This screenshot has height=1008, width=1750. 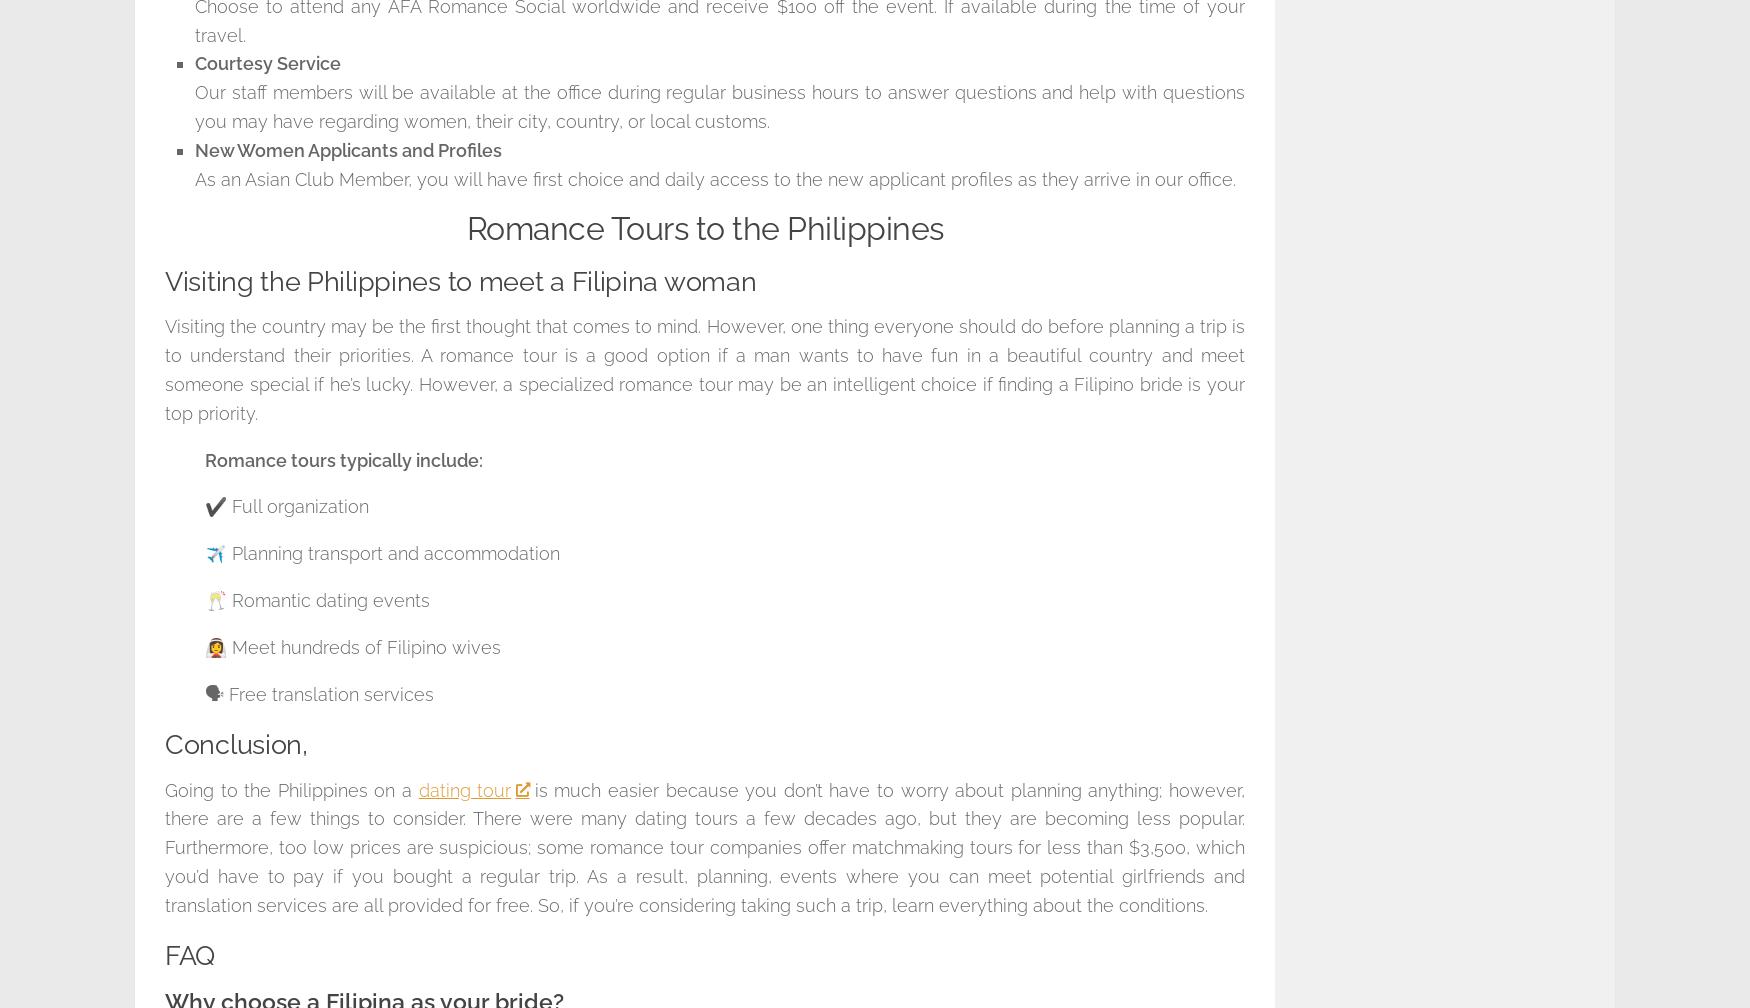 What do you see at coordinates (194, 63) in the screenshot?
I see `'Courtesy Service'` at bounding box center [194, 63].